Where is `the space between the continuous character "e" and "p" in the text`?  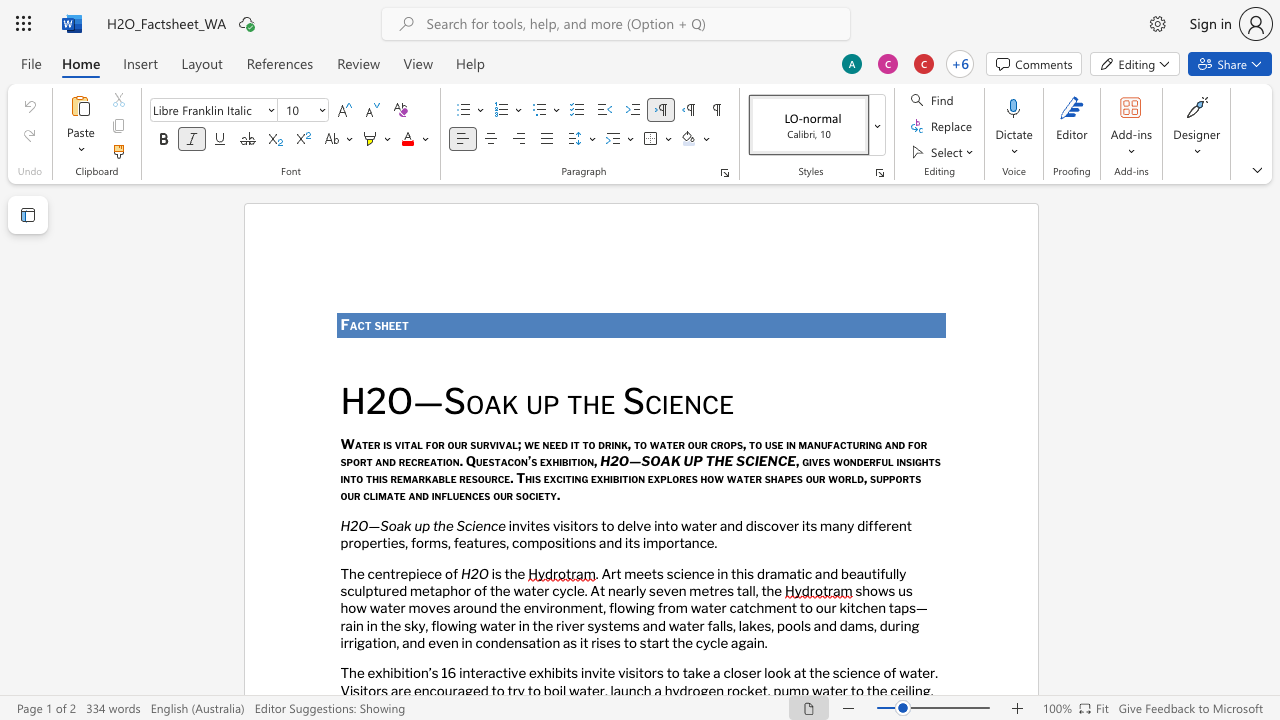 the space between the continuous character "e" and "p" in the text is located at coordinates (407, 573).